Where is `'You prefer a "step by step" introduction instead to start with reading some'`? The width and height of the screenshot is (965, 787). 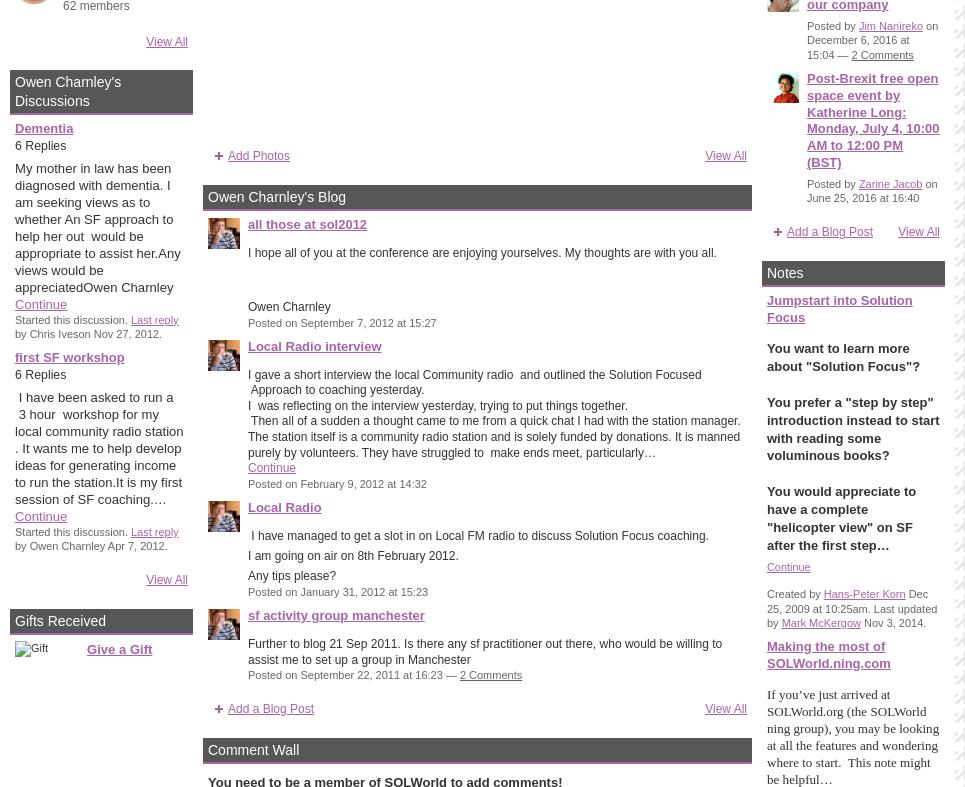
'You prefer a "step by step" introduction instead to start with reading some' is located at coordinates (765, 419).